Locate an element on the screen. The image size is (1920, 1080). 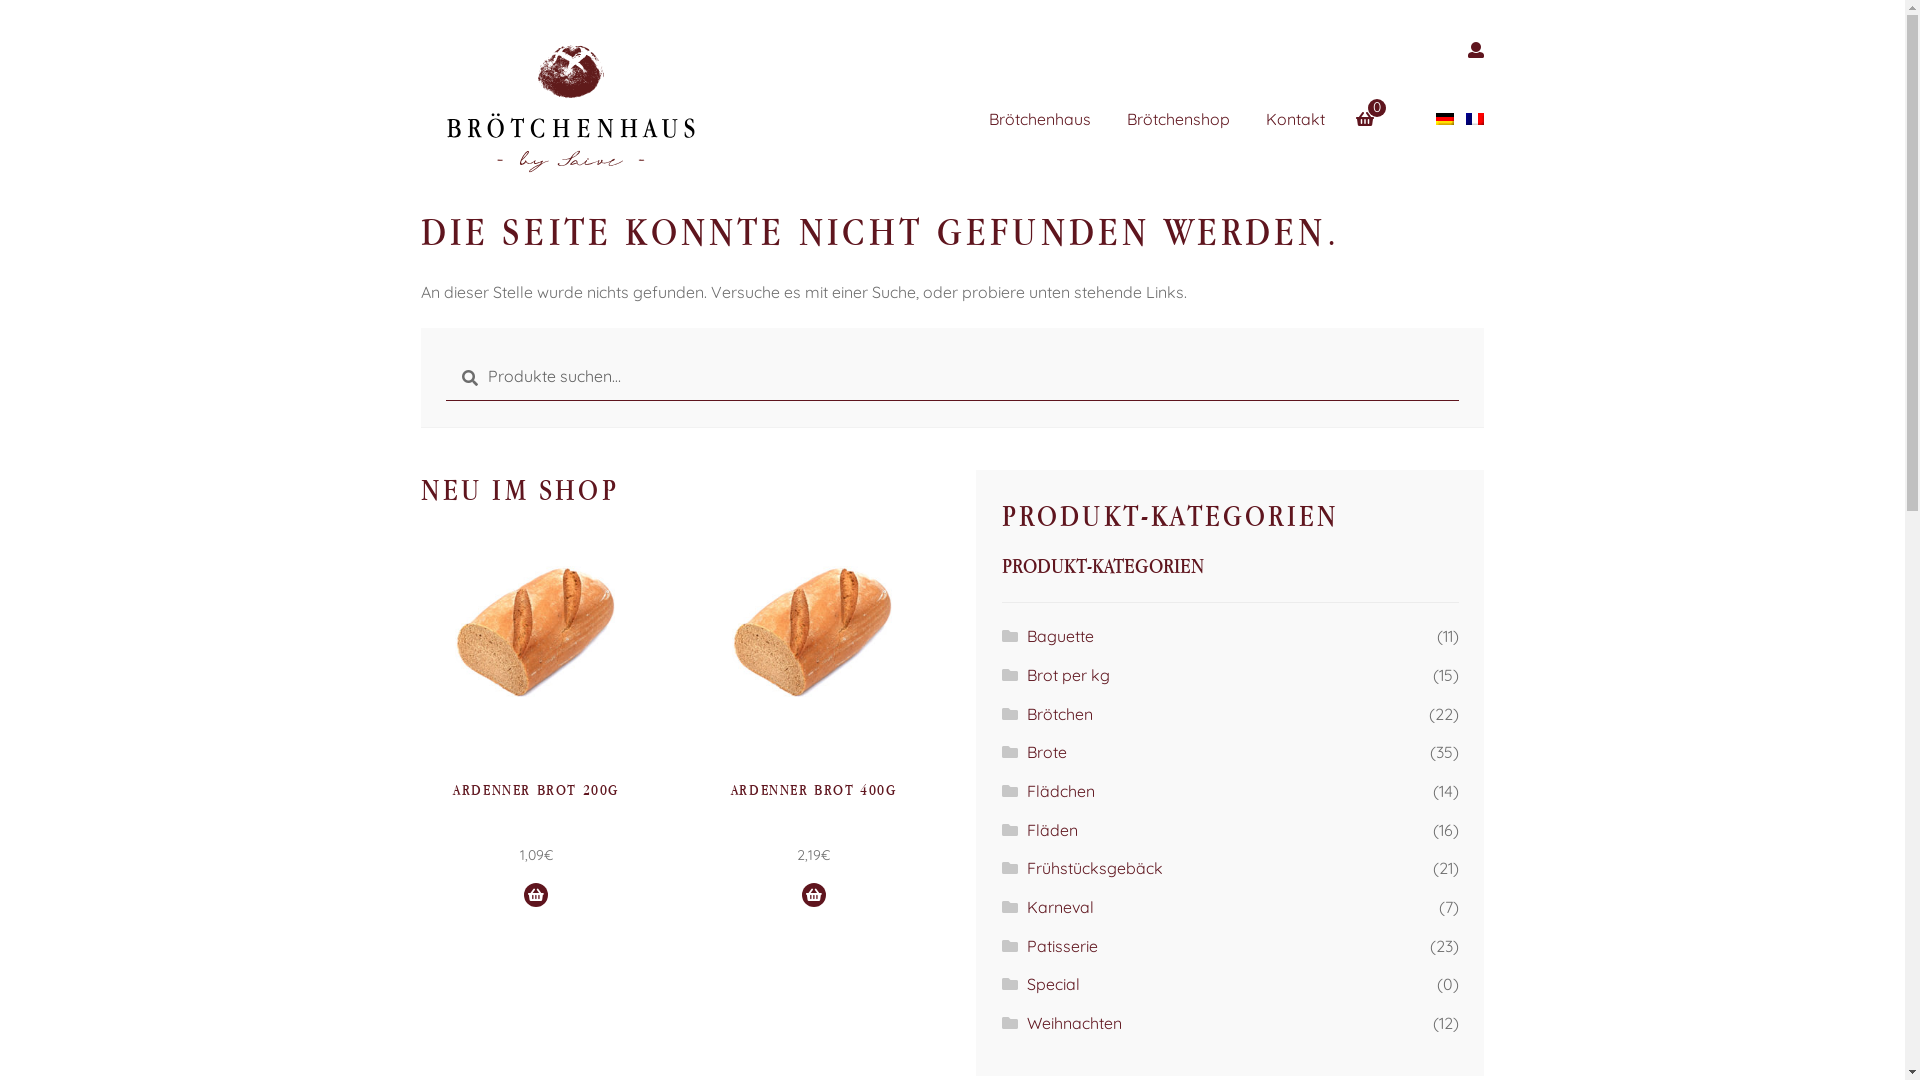
'Patisserie' is located at coordinates (1061, 945).